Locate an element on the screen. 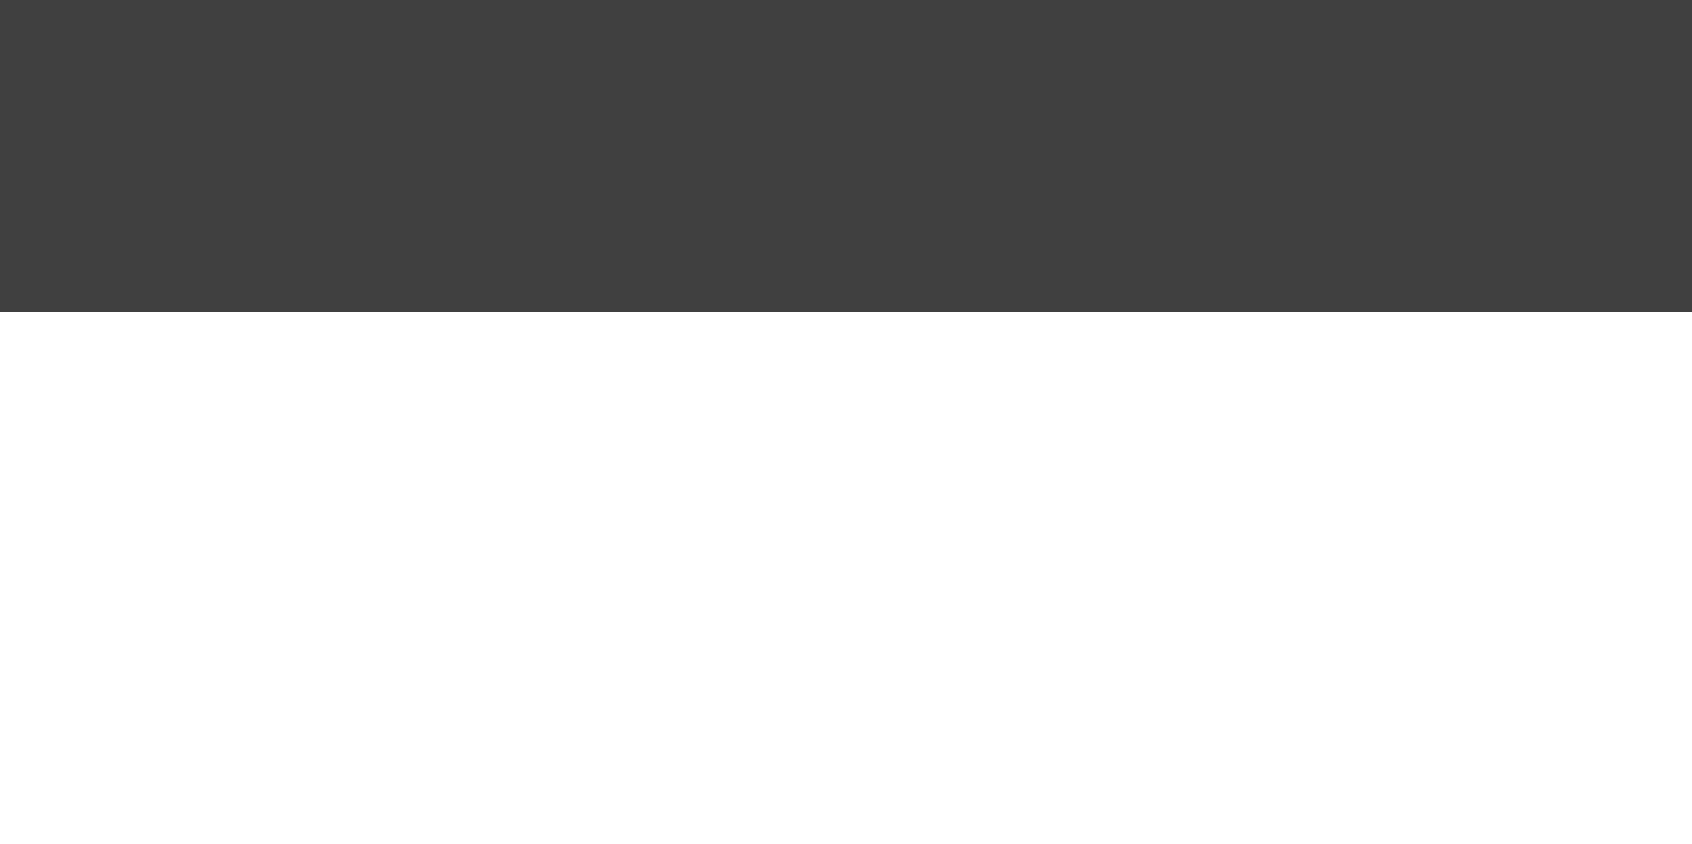 The image size is (1692, 844). 'Play Golf' is located at coordinates (1030, 12).